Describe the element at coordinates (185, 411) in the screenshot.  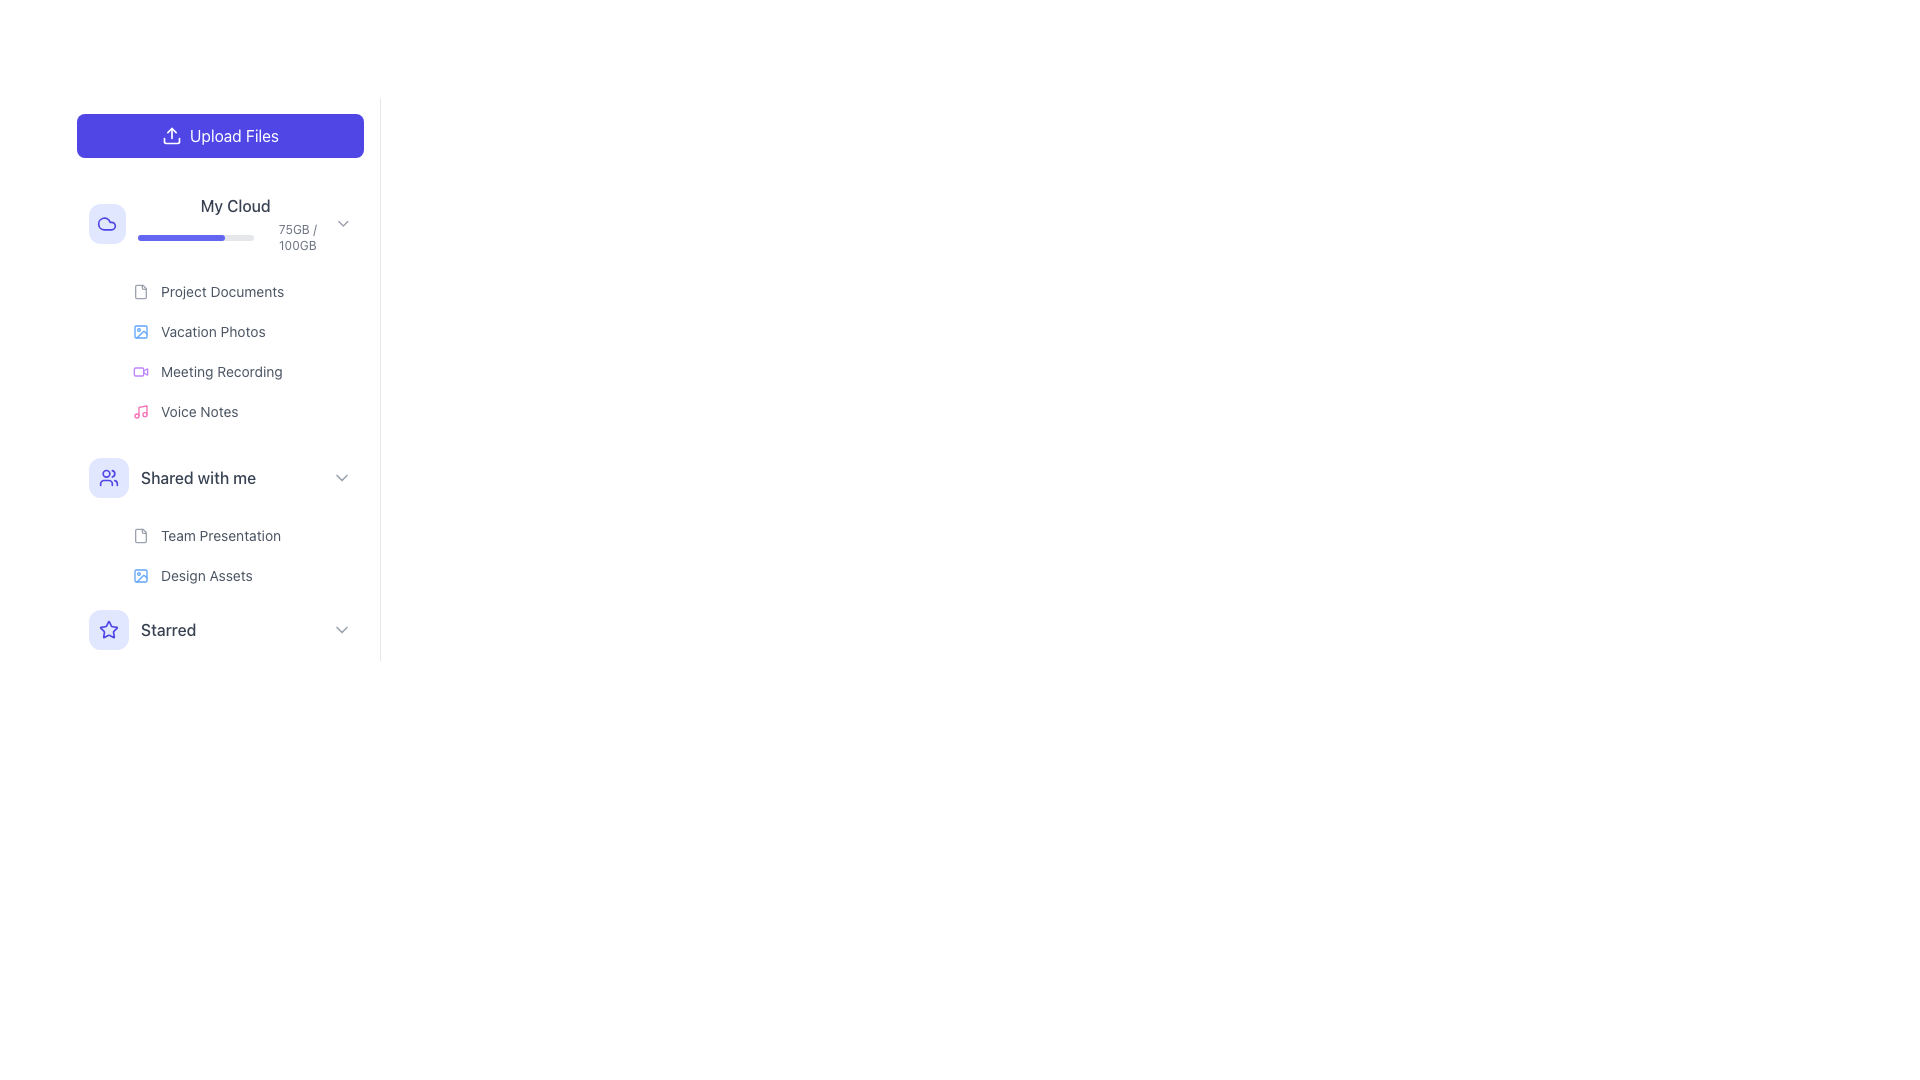
I see `to select the 'Voice Notes' folder or file category located in the 'My Cloud' section, which is the fourth item in the vertical list` at that location.